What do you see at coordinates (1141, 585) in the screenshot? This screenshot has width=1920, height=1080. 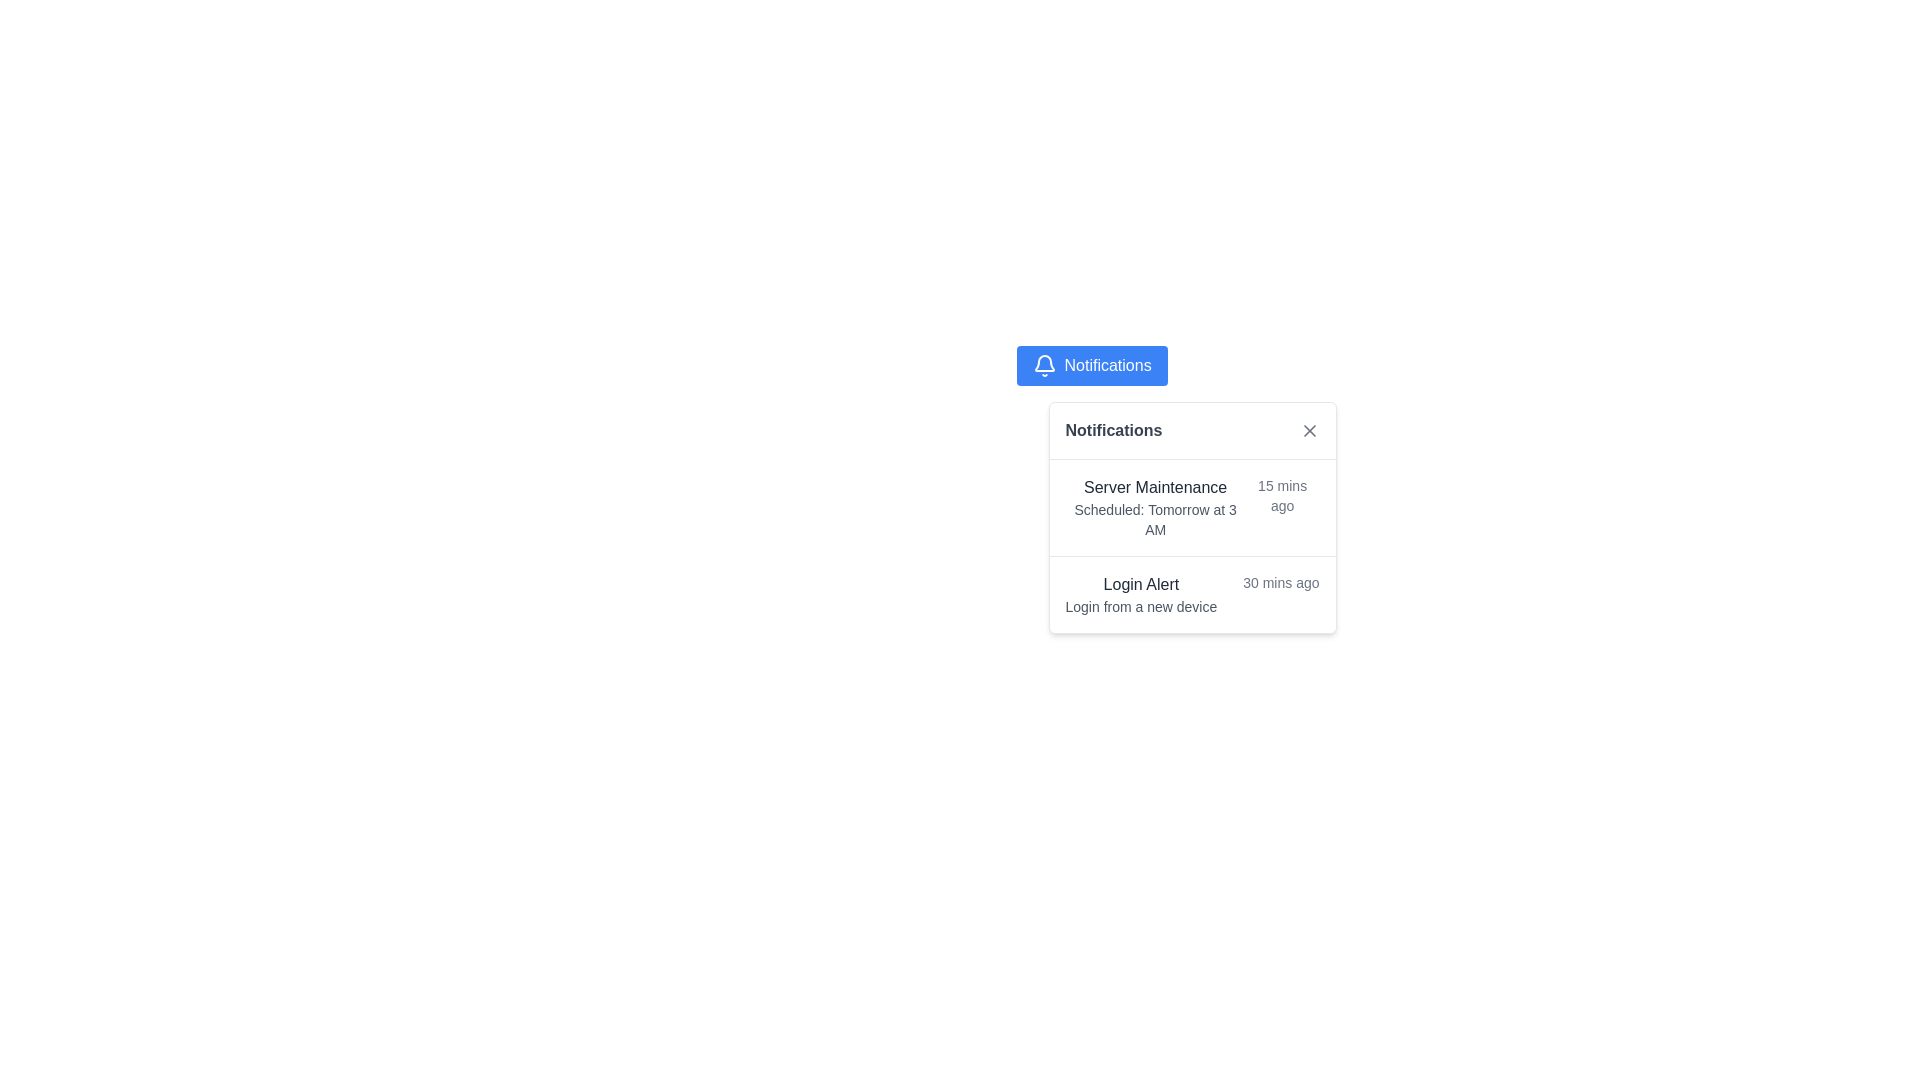 I see `the text label that serves as a title or headline for a notification in the second notification entry, located just above the descriptive text 'Login from a new device'` at bounding box center [1141, 585].